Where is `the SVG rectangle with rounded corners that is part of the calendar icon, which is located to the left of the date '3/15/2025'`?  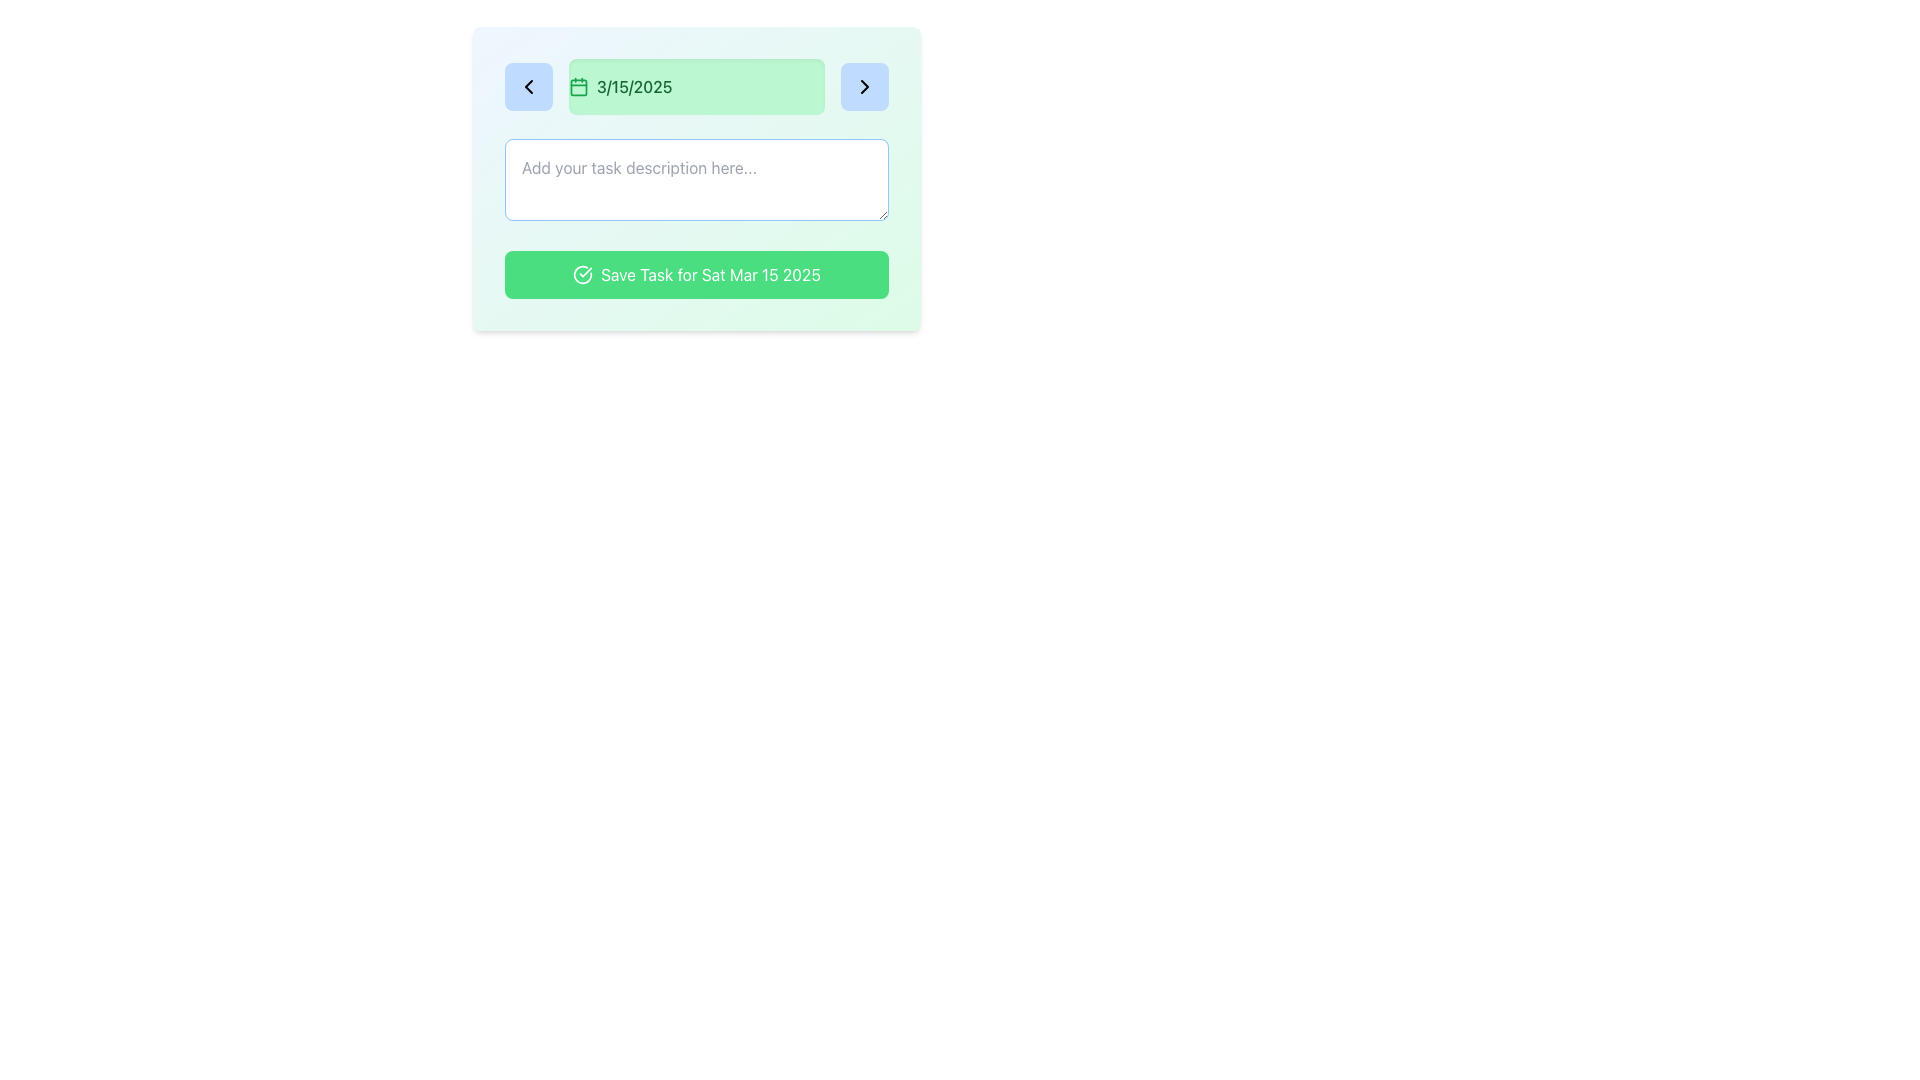
the SVG rectangle with rounded corners that is part of the calendar icon, which is located to the left of the date '3/15/2025' is located at coordinates (578, 86).